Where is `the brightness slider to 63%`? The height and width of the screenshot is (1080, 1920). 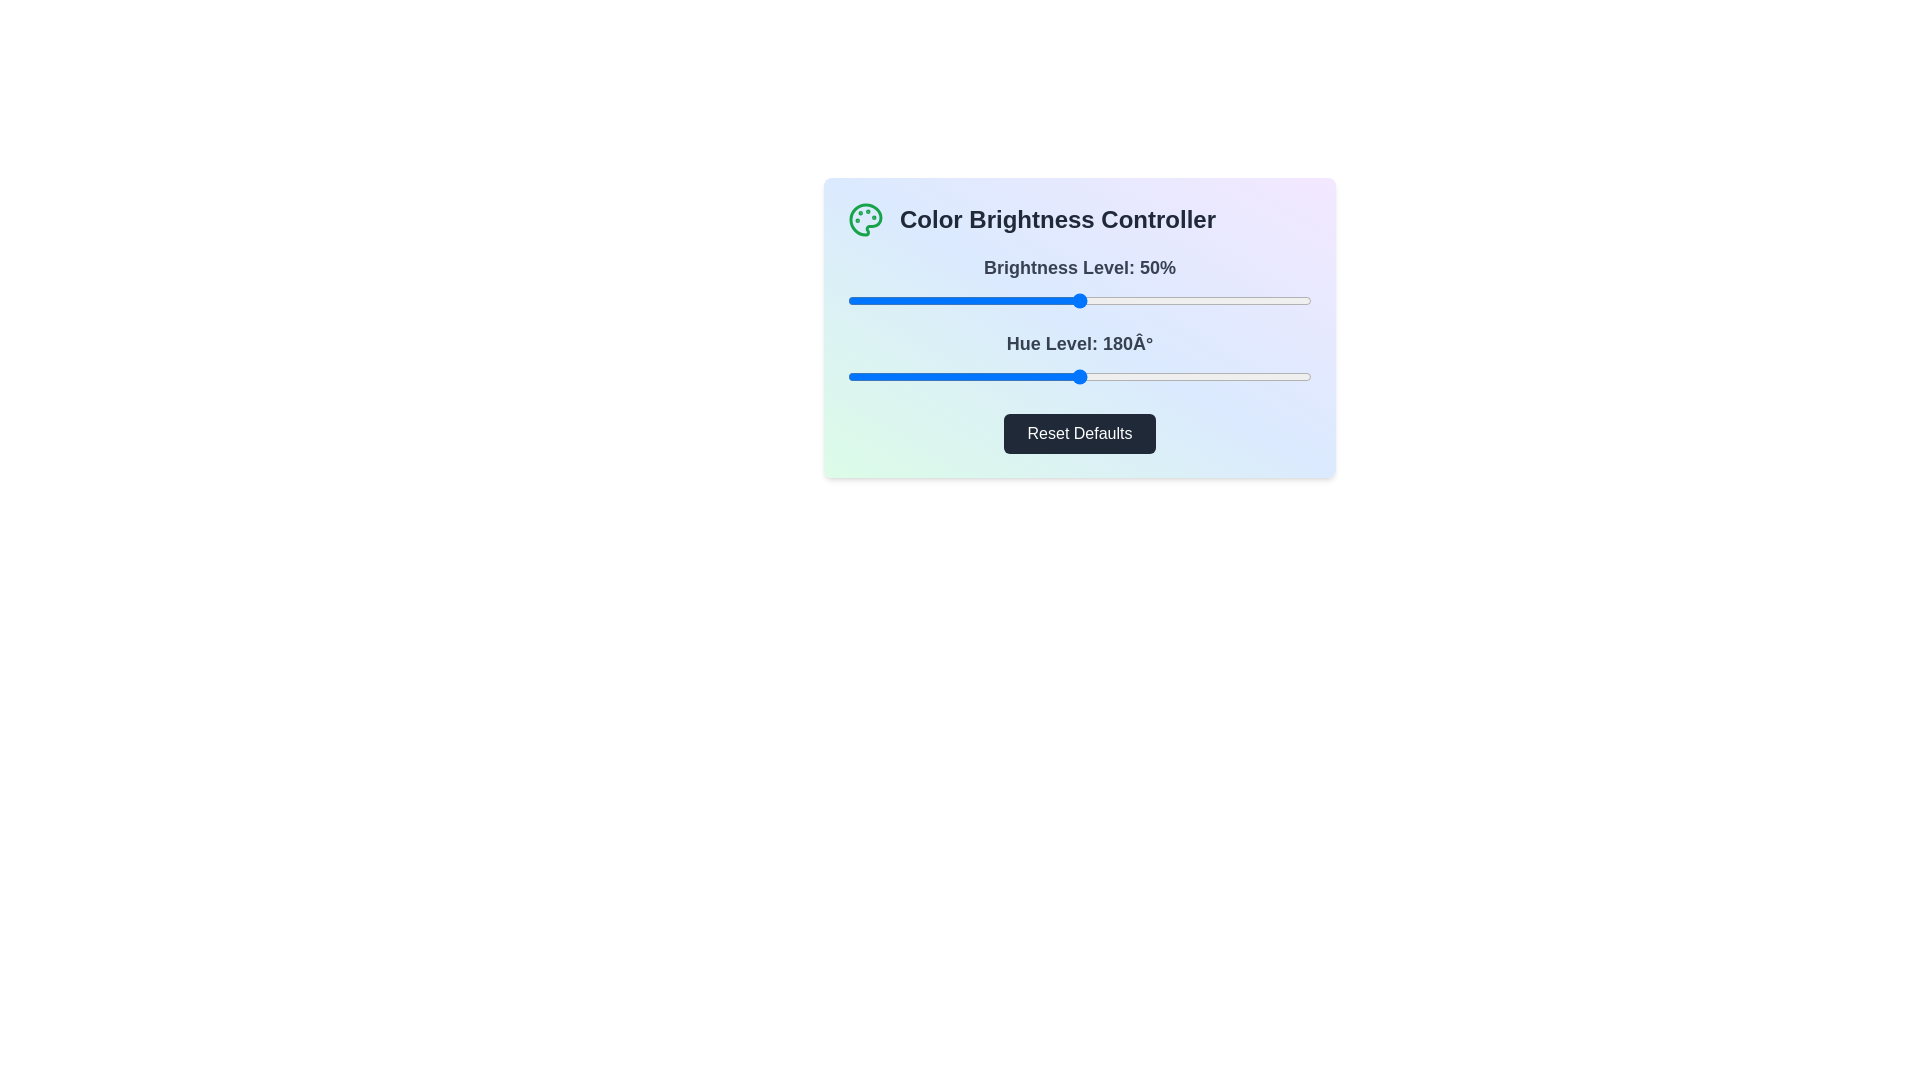
the brightness slider to 63% is located at coordinates (1140, 300).